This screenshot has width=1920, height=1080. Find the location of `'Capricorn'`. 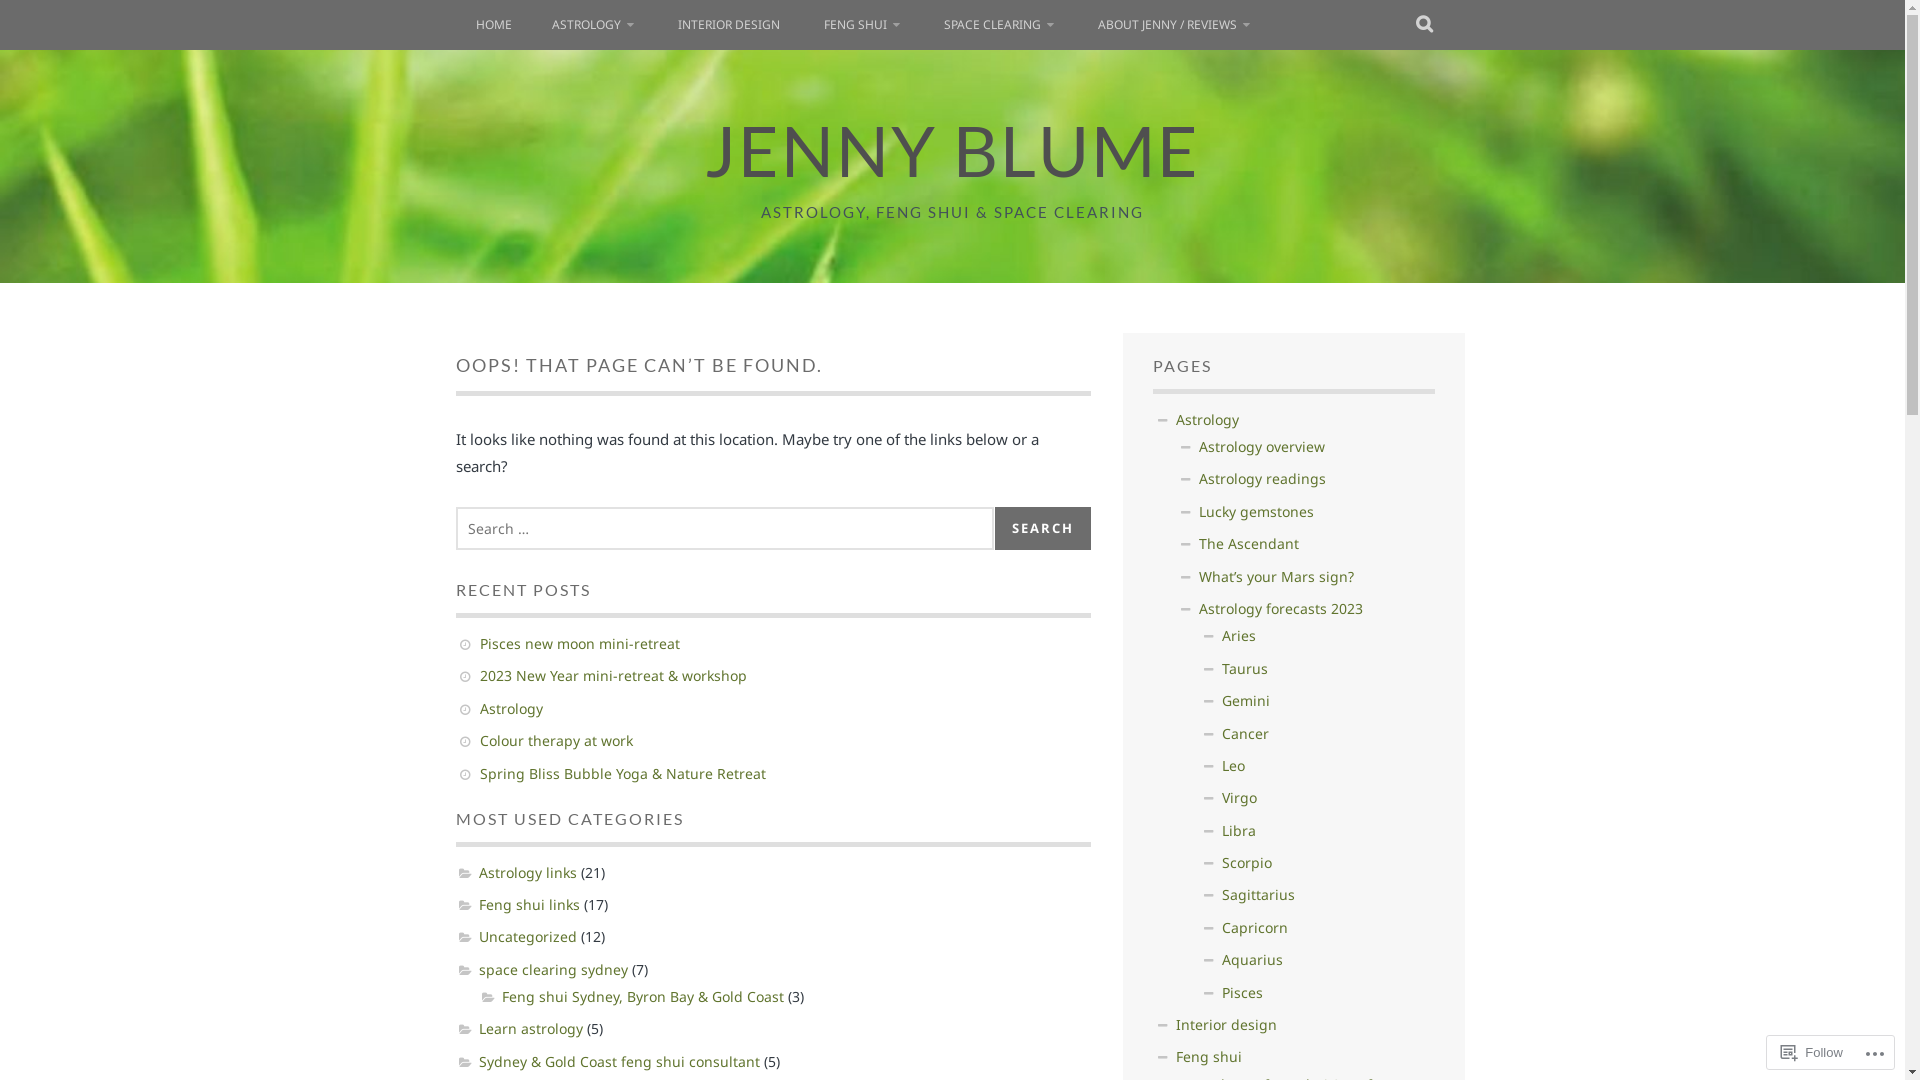

'Capricorn' is located at coordinates (1253, 927).